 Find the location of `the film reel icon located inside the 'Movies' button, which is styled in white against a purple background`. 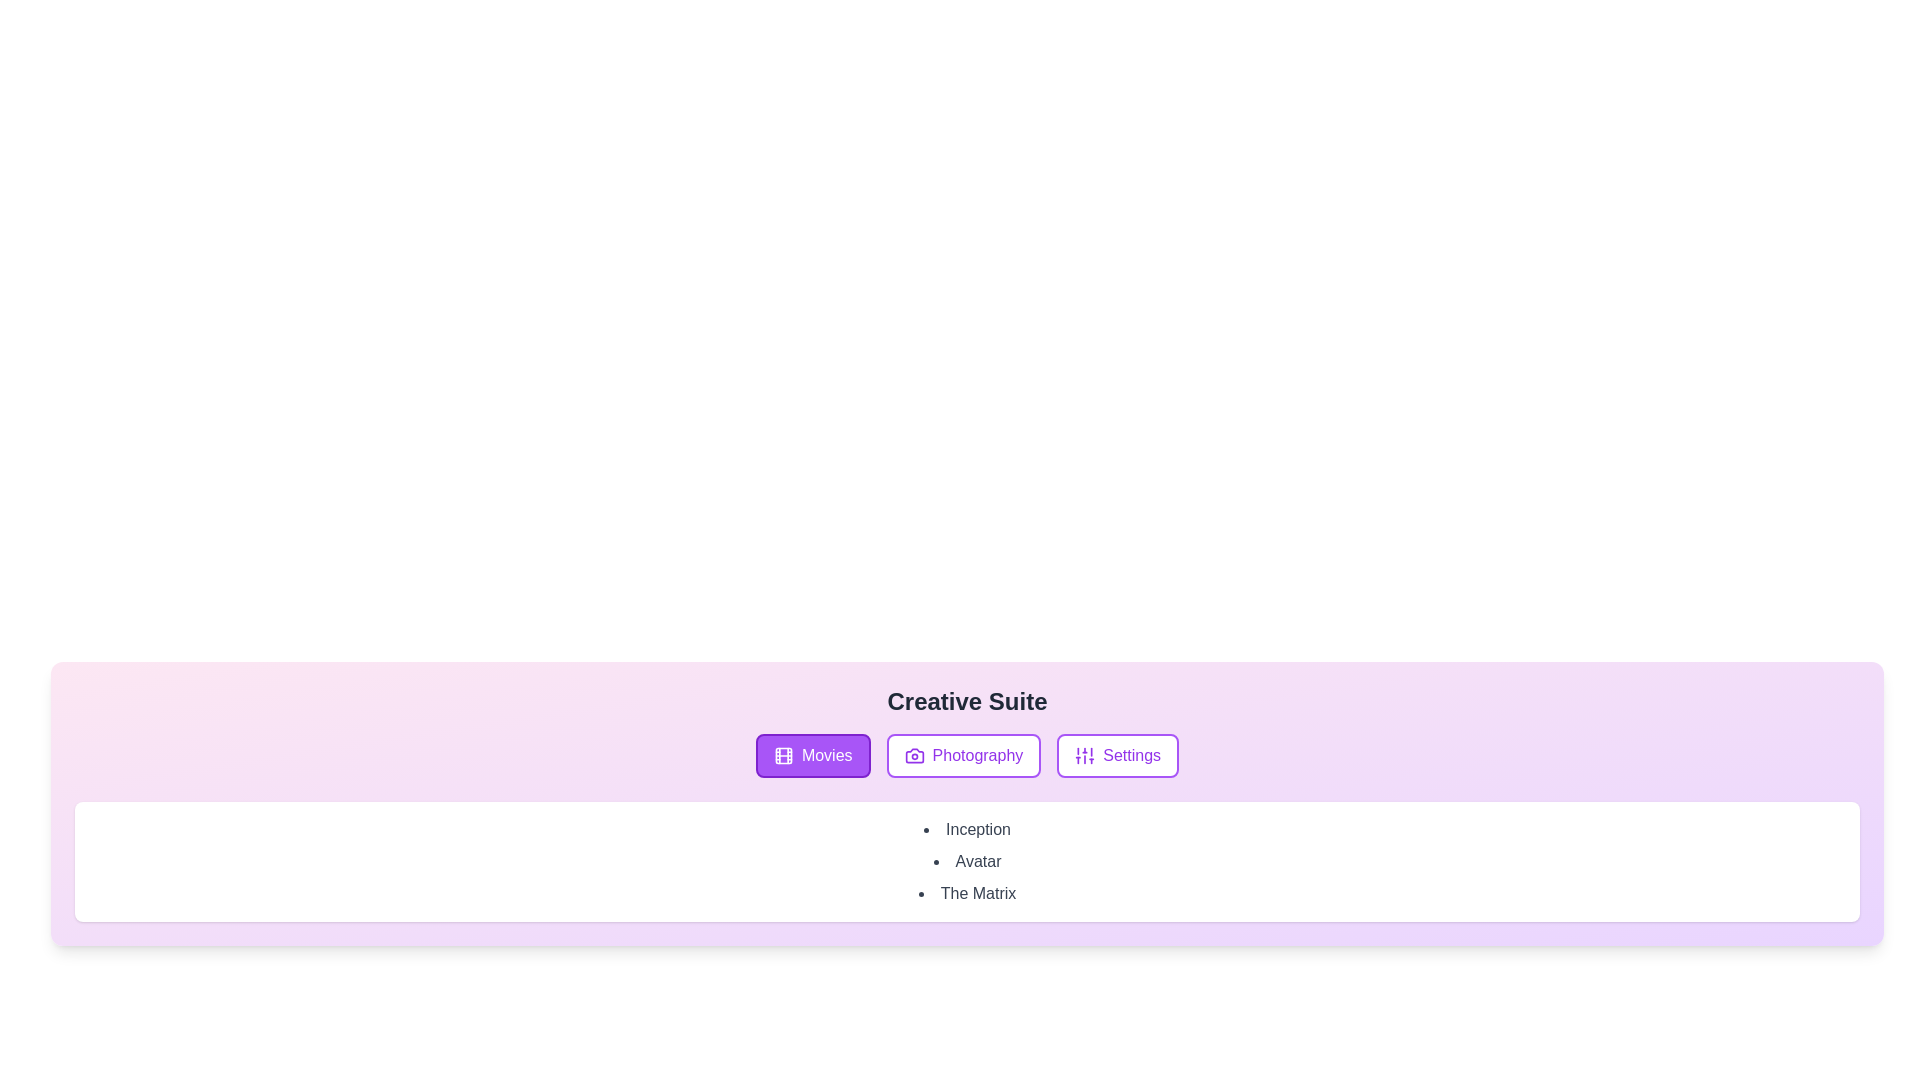

the film reel icon located inside the 'Movies' button, which is styled in white against a purple background is located at coordinates (782, 756).